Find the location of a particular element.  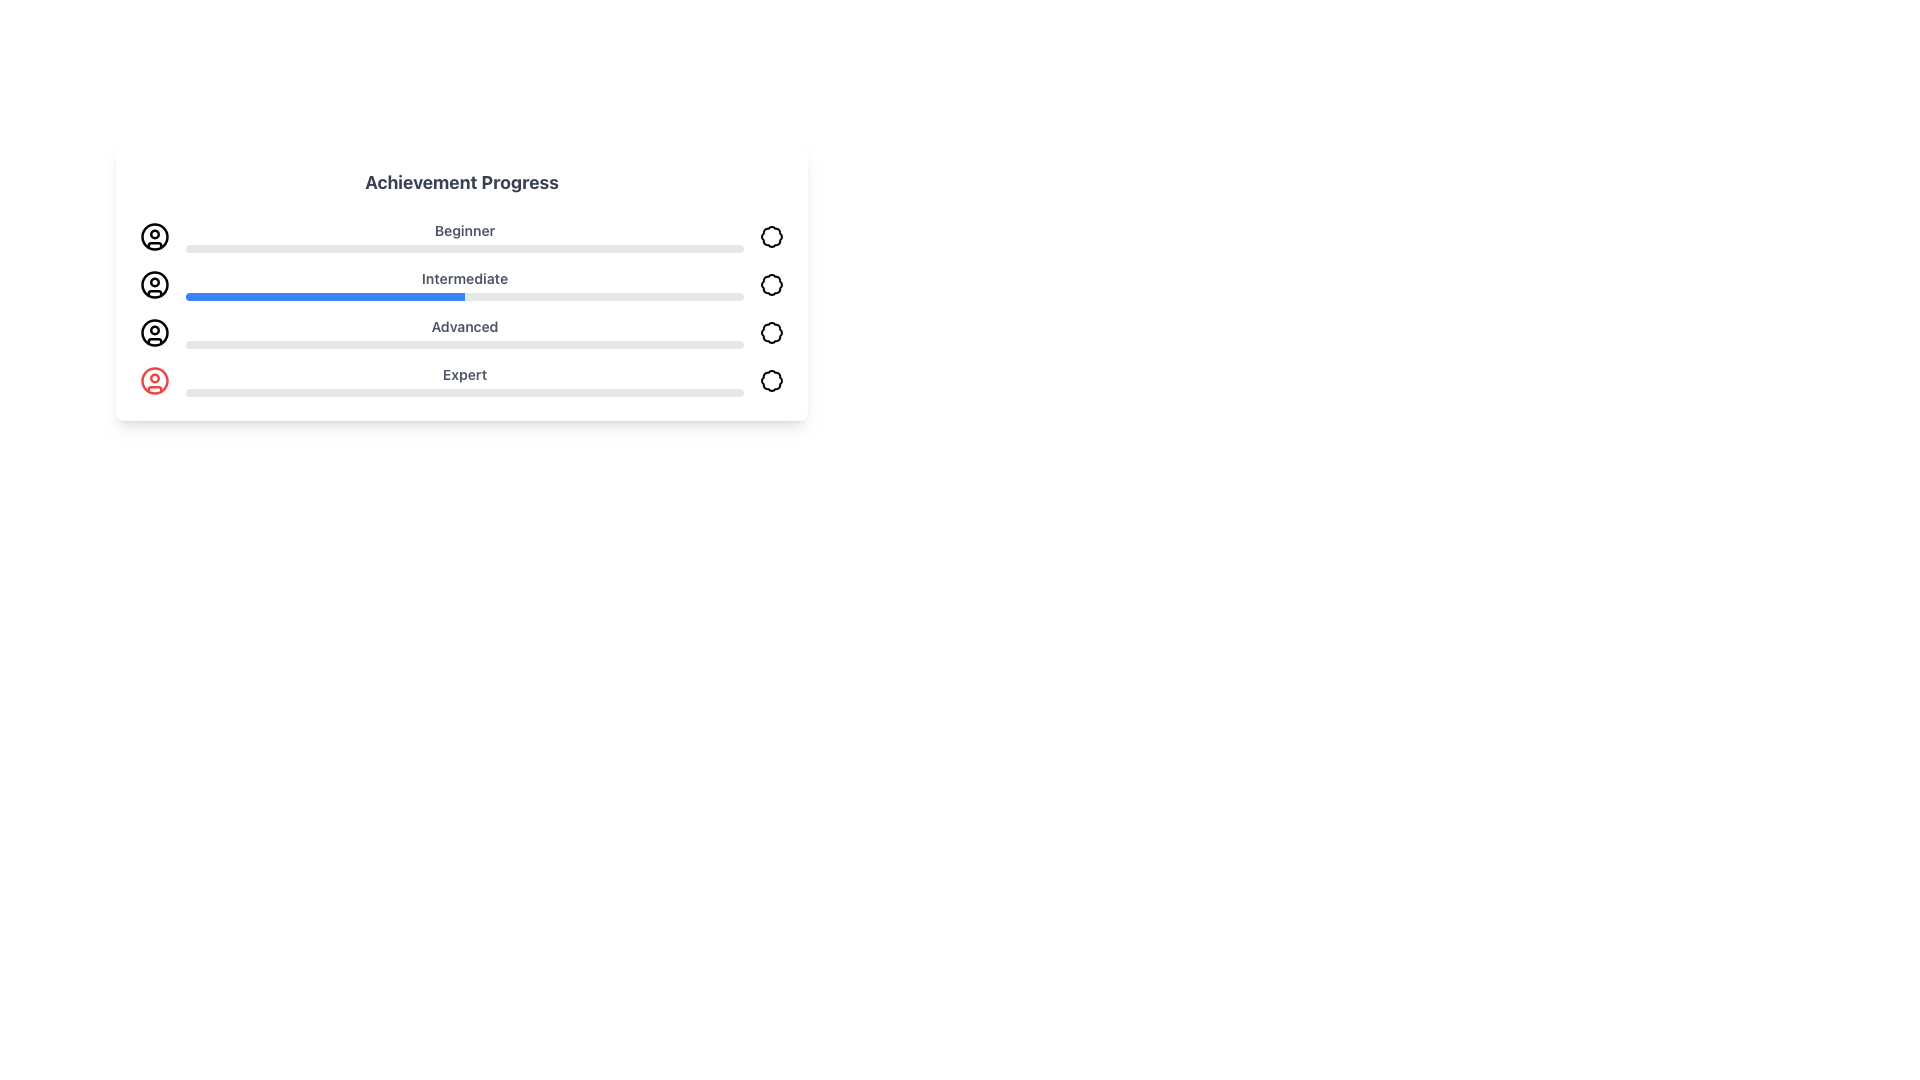

the second user profile icon in the list under the label 'Intermediate', which is a circular blue icon representing a user profile is located at coordinates (153, 285).